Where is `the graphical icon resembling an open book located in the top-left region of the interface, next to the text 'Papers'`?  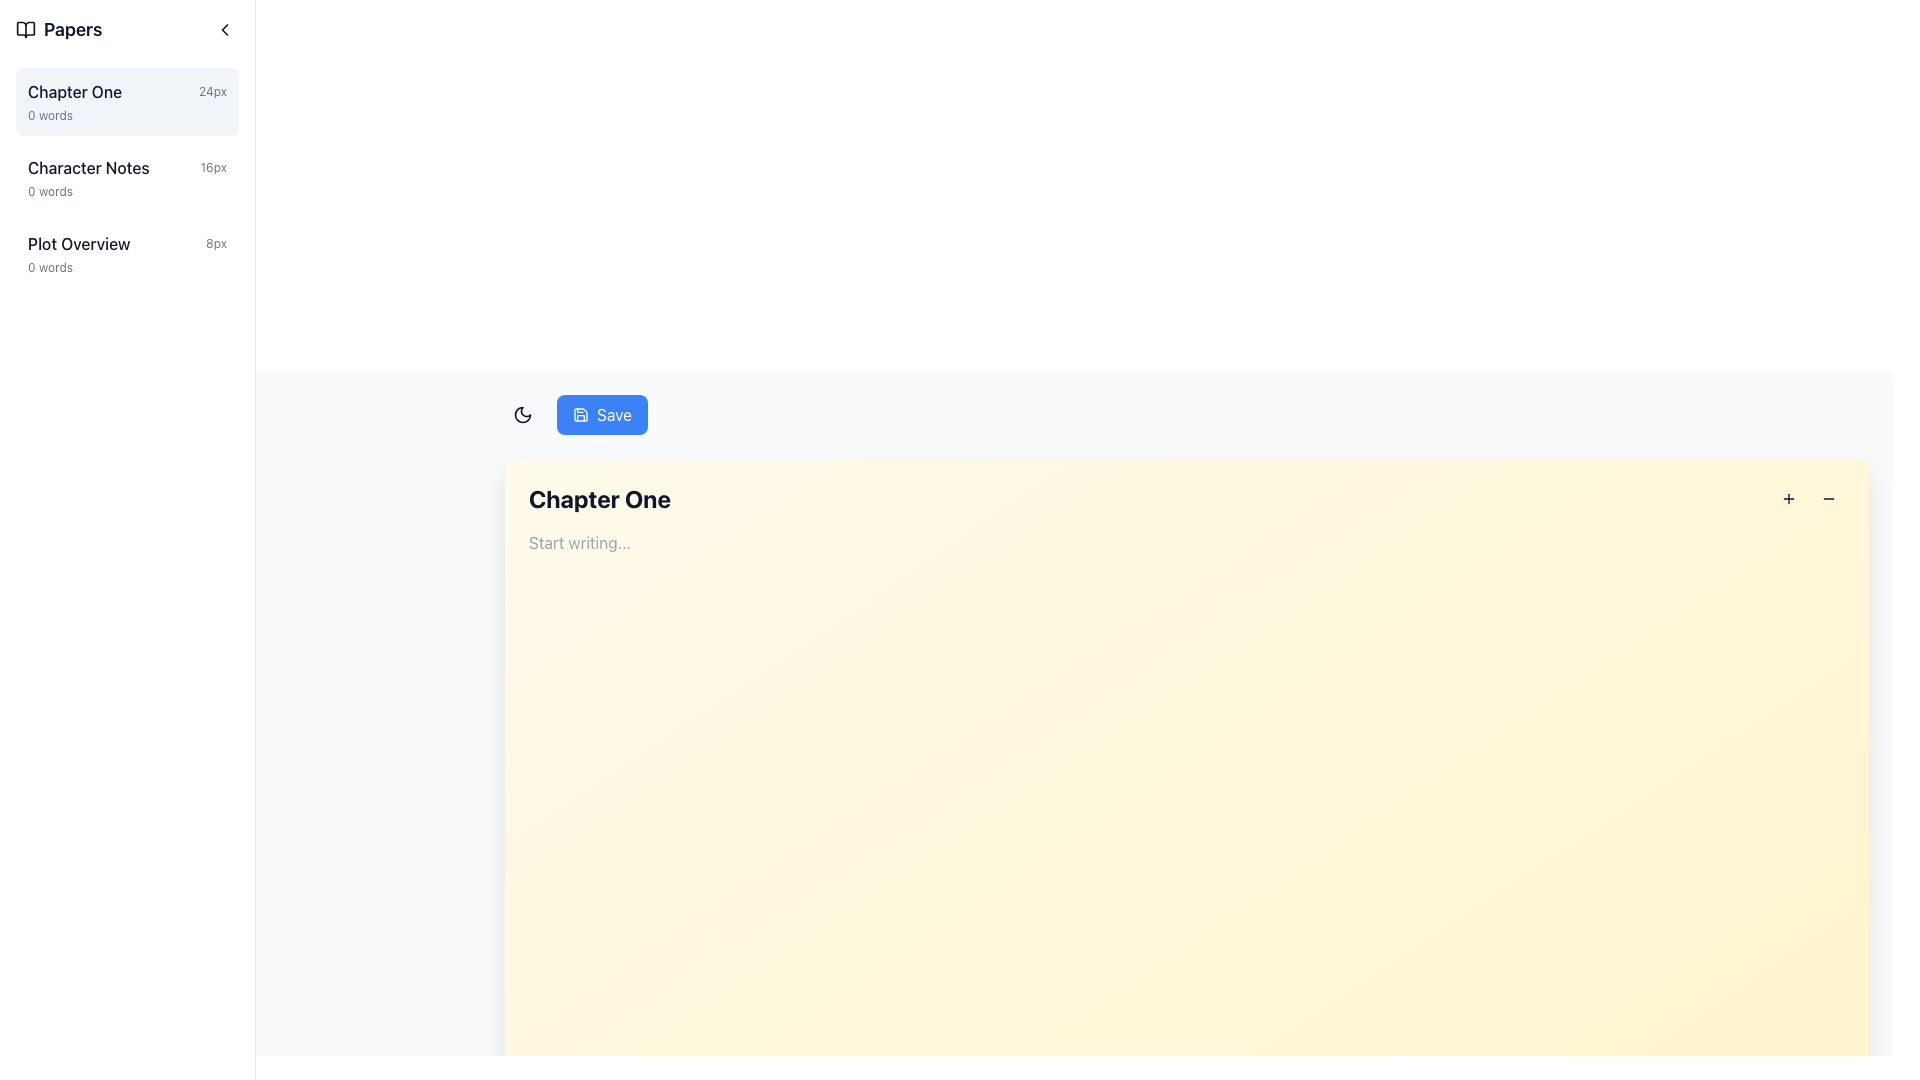
the graphical icon resembling an open book located in the top-left region of the interface, next to the text 'Papers' is located at coordinates (25, 30).